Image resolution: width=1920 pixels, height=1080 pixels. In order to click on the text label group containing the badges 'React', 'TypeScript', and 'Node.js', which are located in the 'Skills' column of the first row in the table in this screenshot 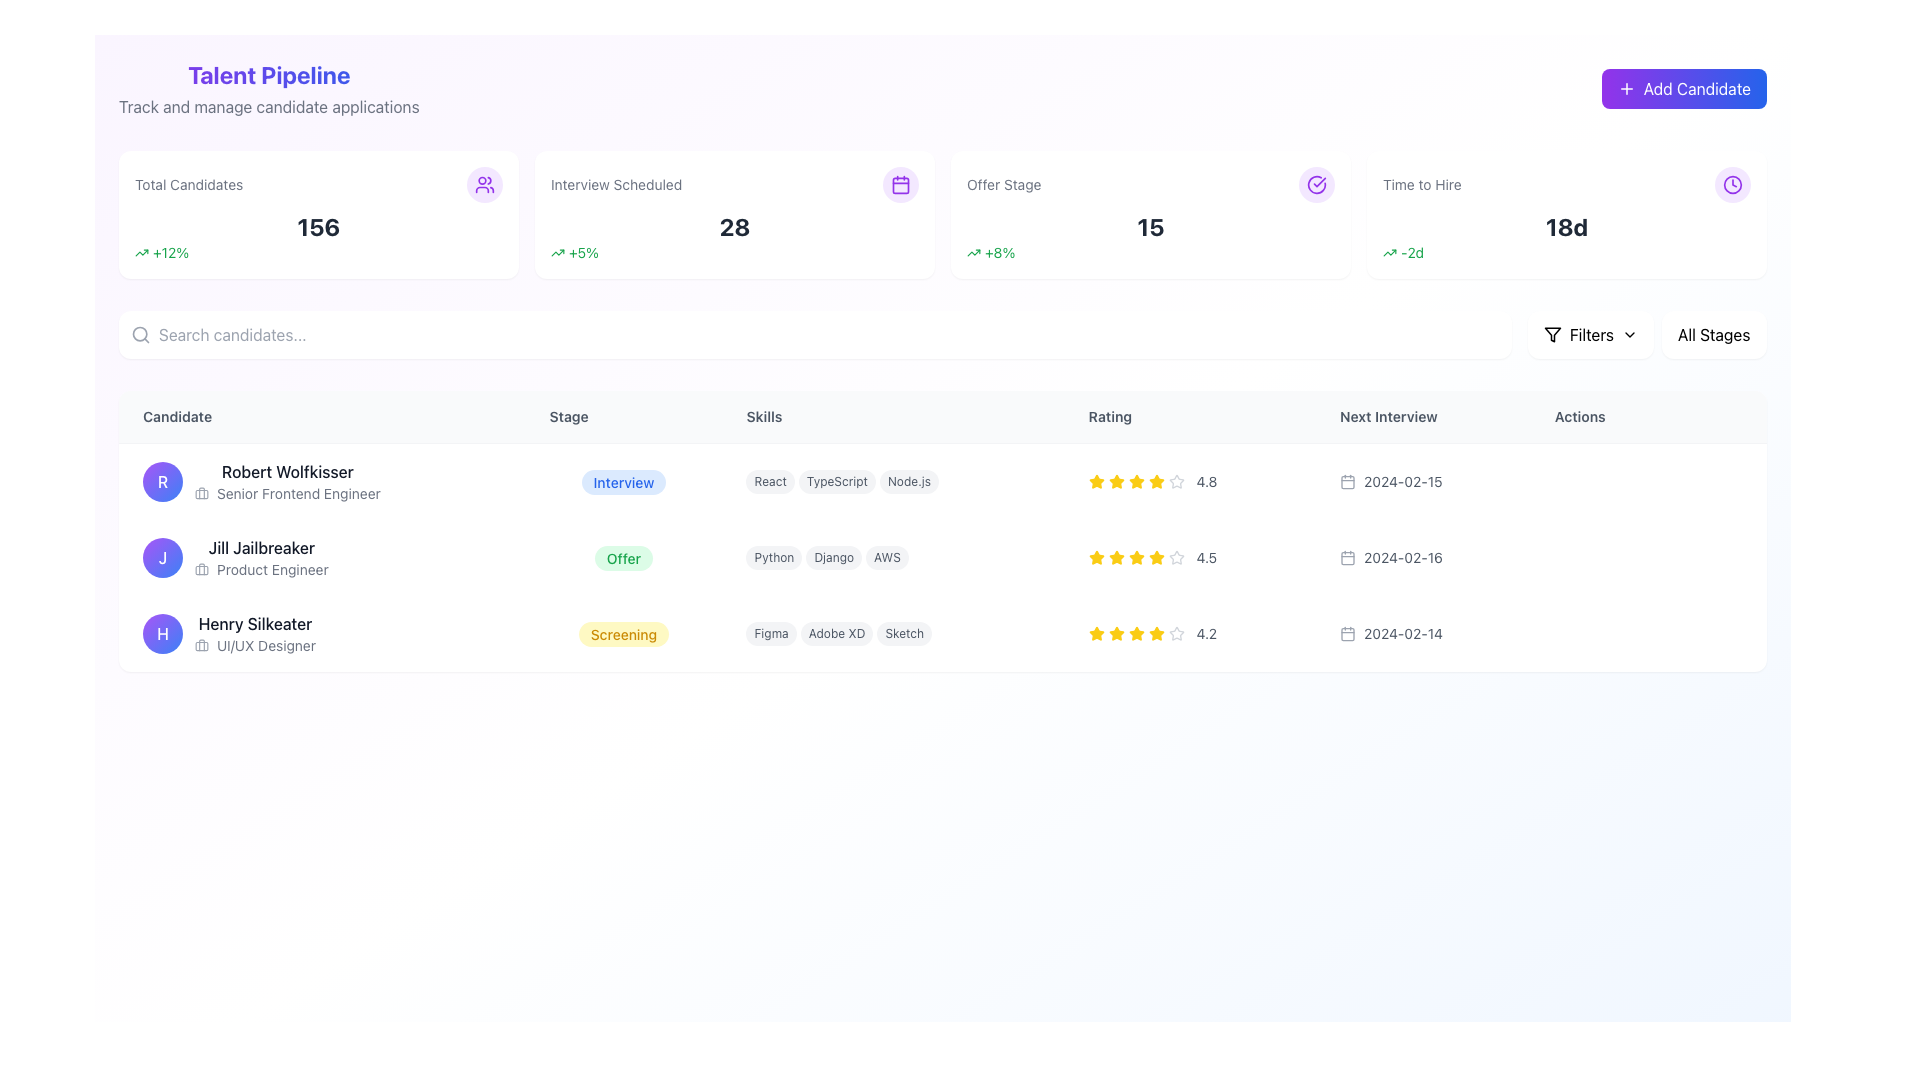, I will do `click(892, 481)`.